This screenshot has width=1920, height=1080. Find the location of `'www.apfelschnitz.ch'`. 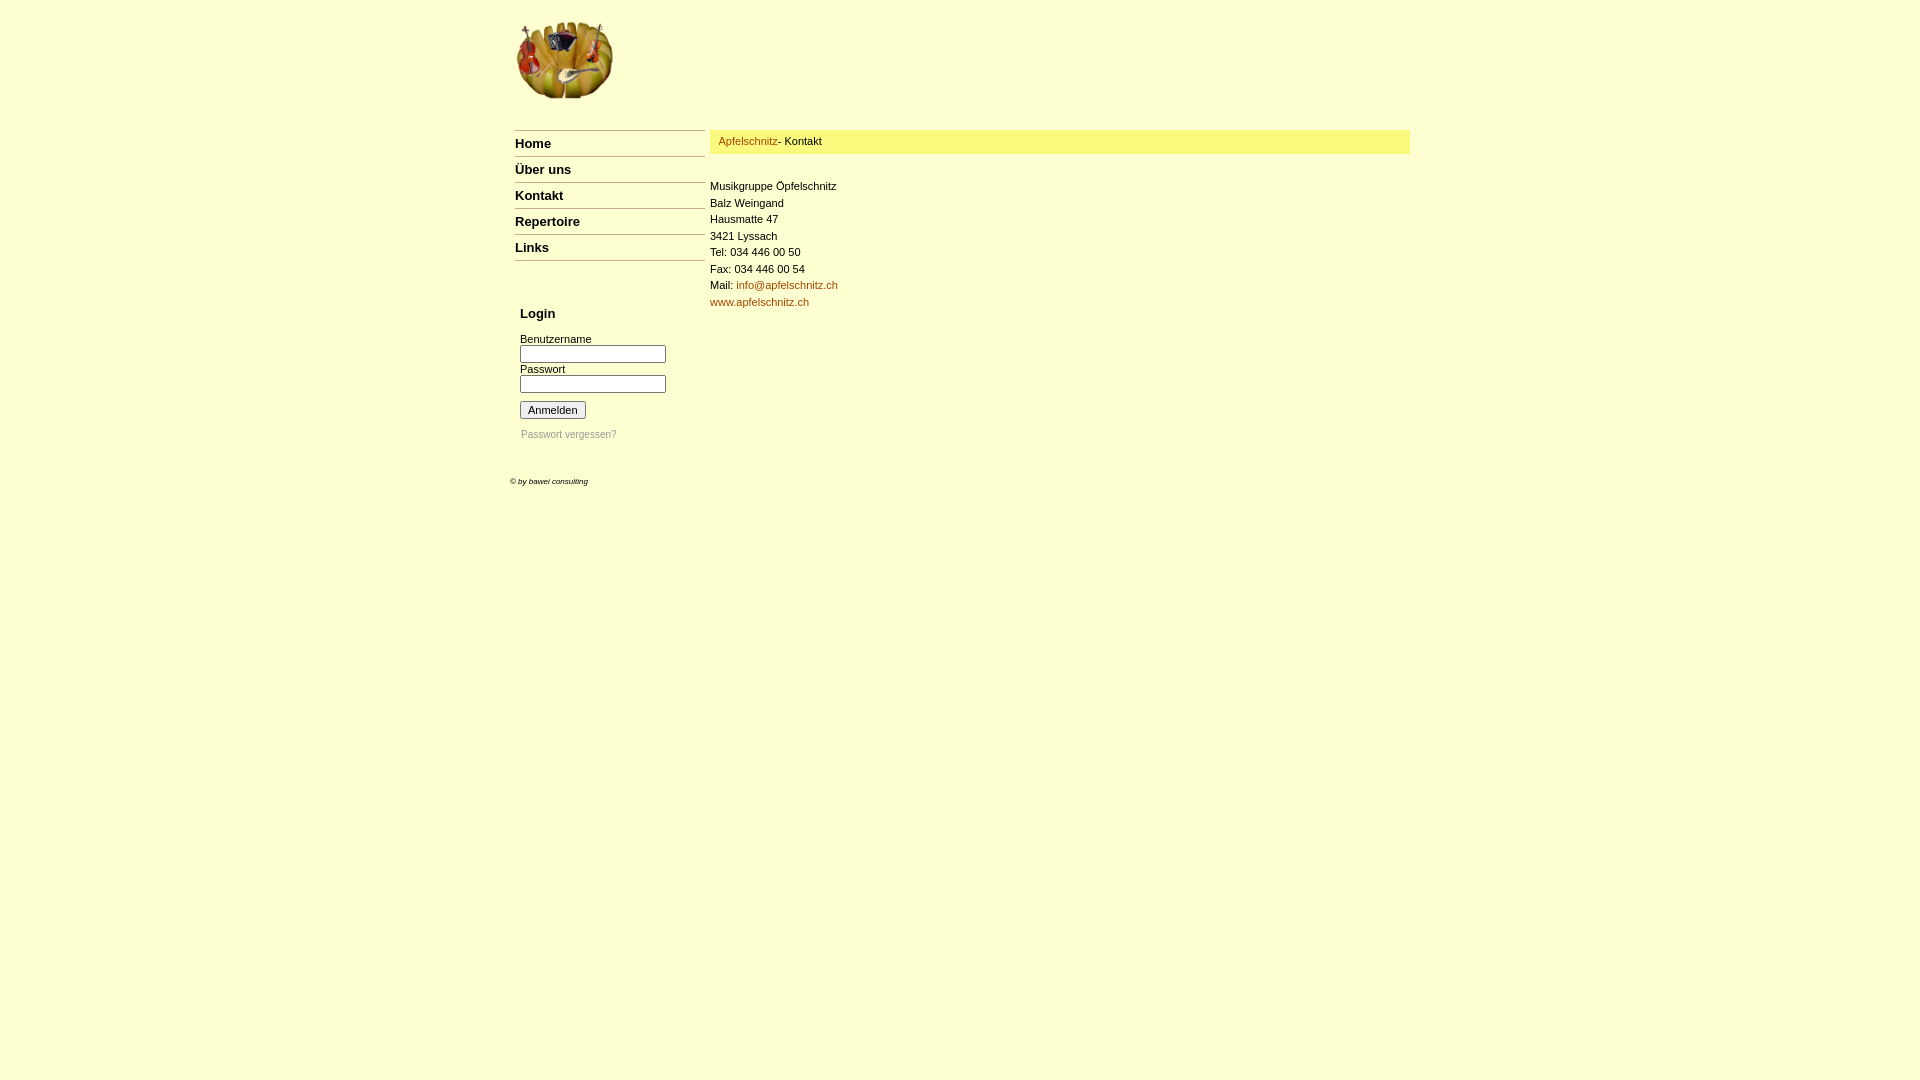

'www.apfelschnitz.ch' is located at coordinates (710, 301).